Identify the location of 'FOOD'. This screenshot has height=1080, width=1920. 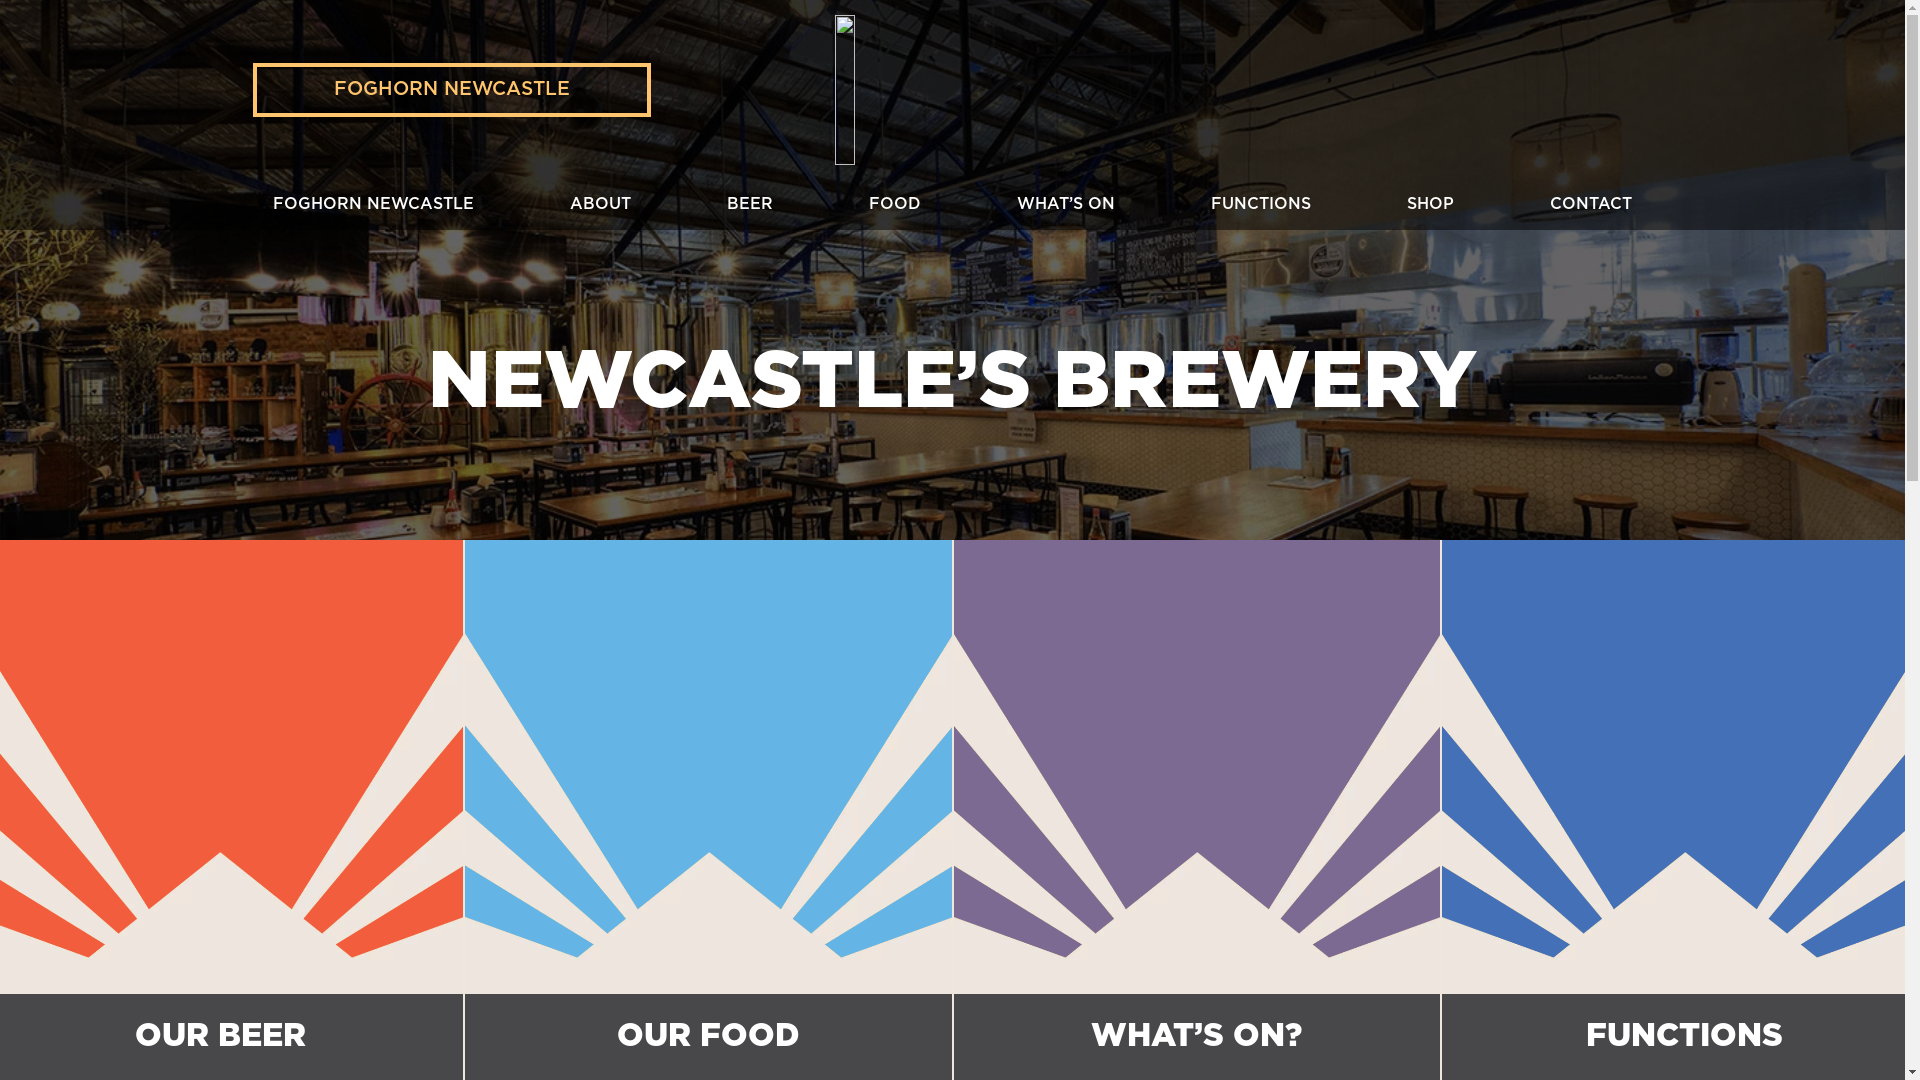
(893, 204).